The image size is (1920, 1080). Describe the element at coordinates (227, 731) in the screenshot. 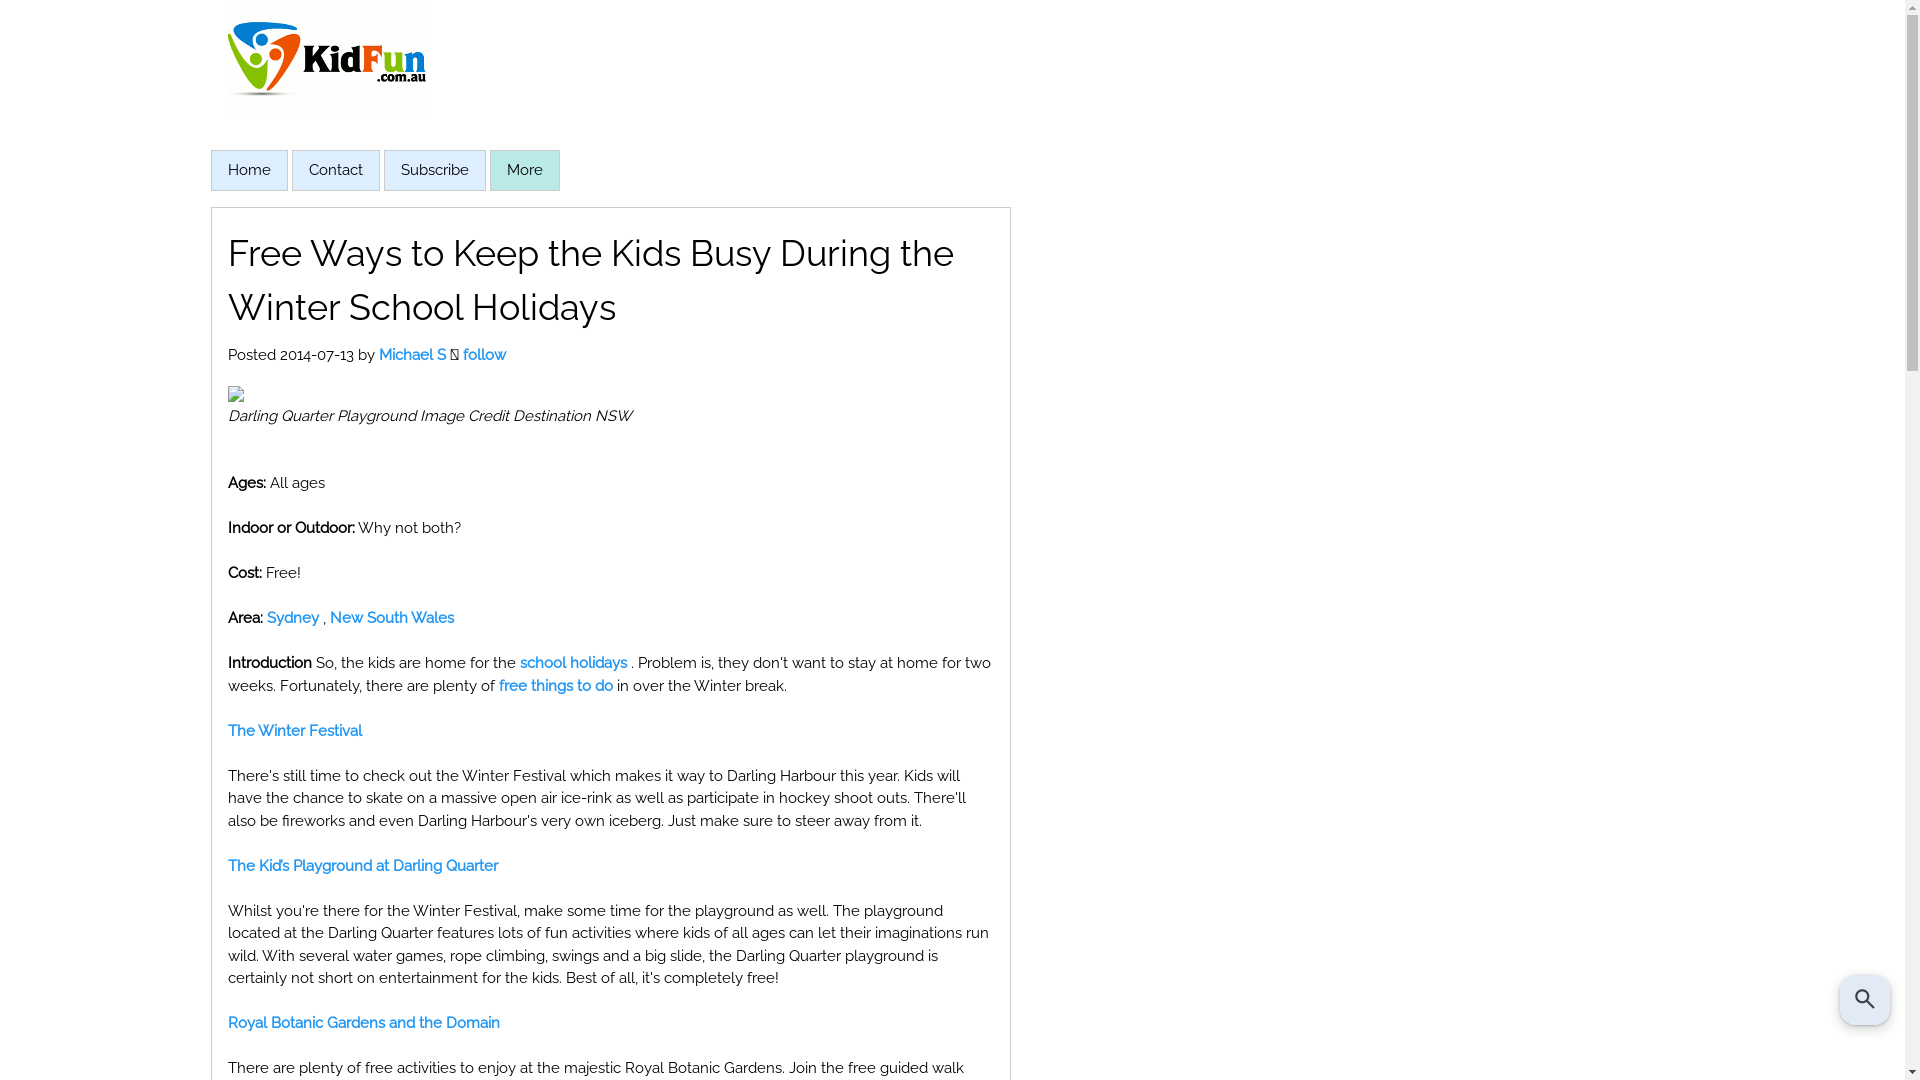

I see `'The Winter Festival'` at that location.